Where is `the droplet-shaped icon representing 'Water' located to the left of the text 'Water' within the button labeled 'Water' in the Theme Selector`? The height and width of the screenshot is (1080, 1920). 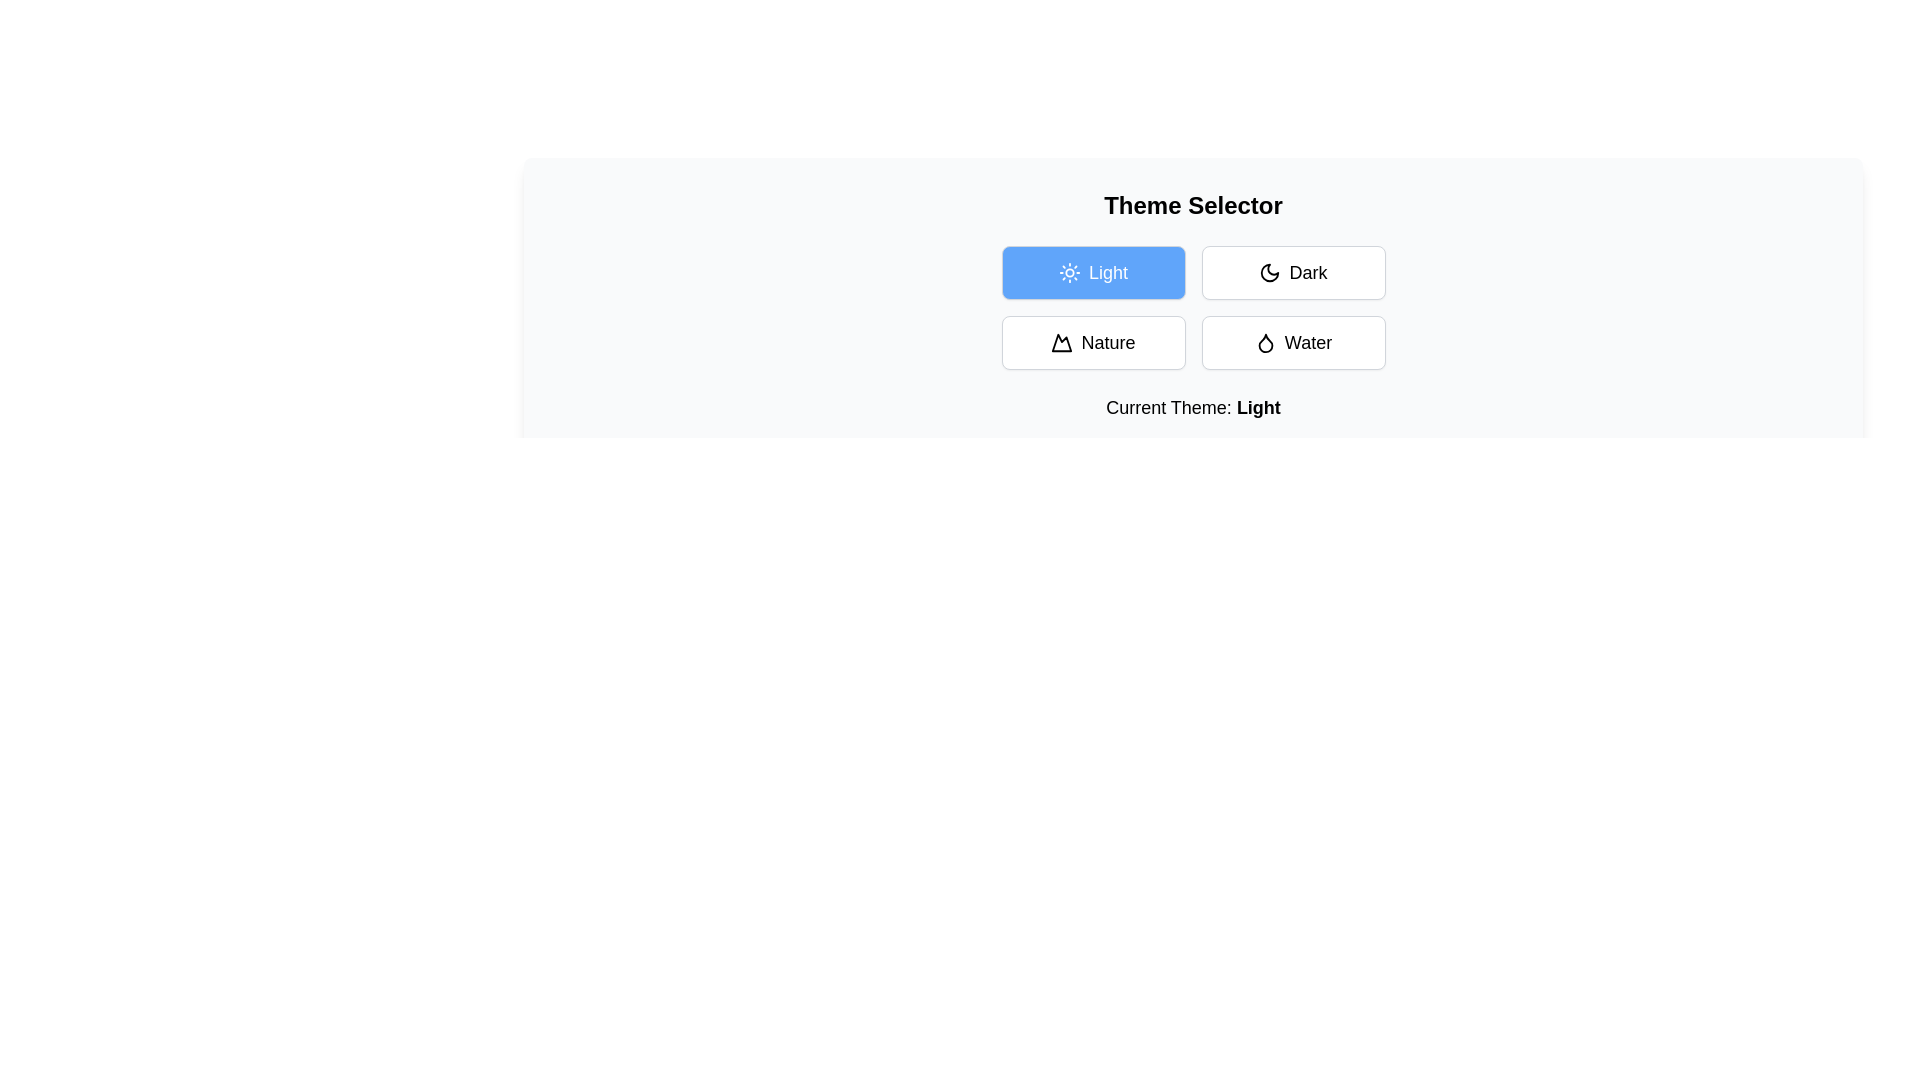 the droplet-shaped icon representing 'Water' located to the left of the text 'Water' within the button labeled 'Water' in the Theme Selector is located at coordinates (1264, 342).